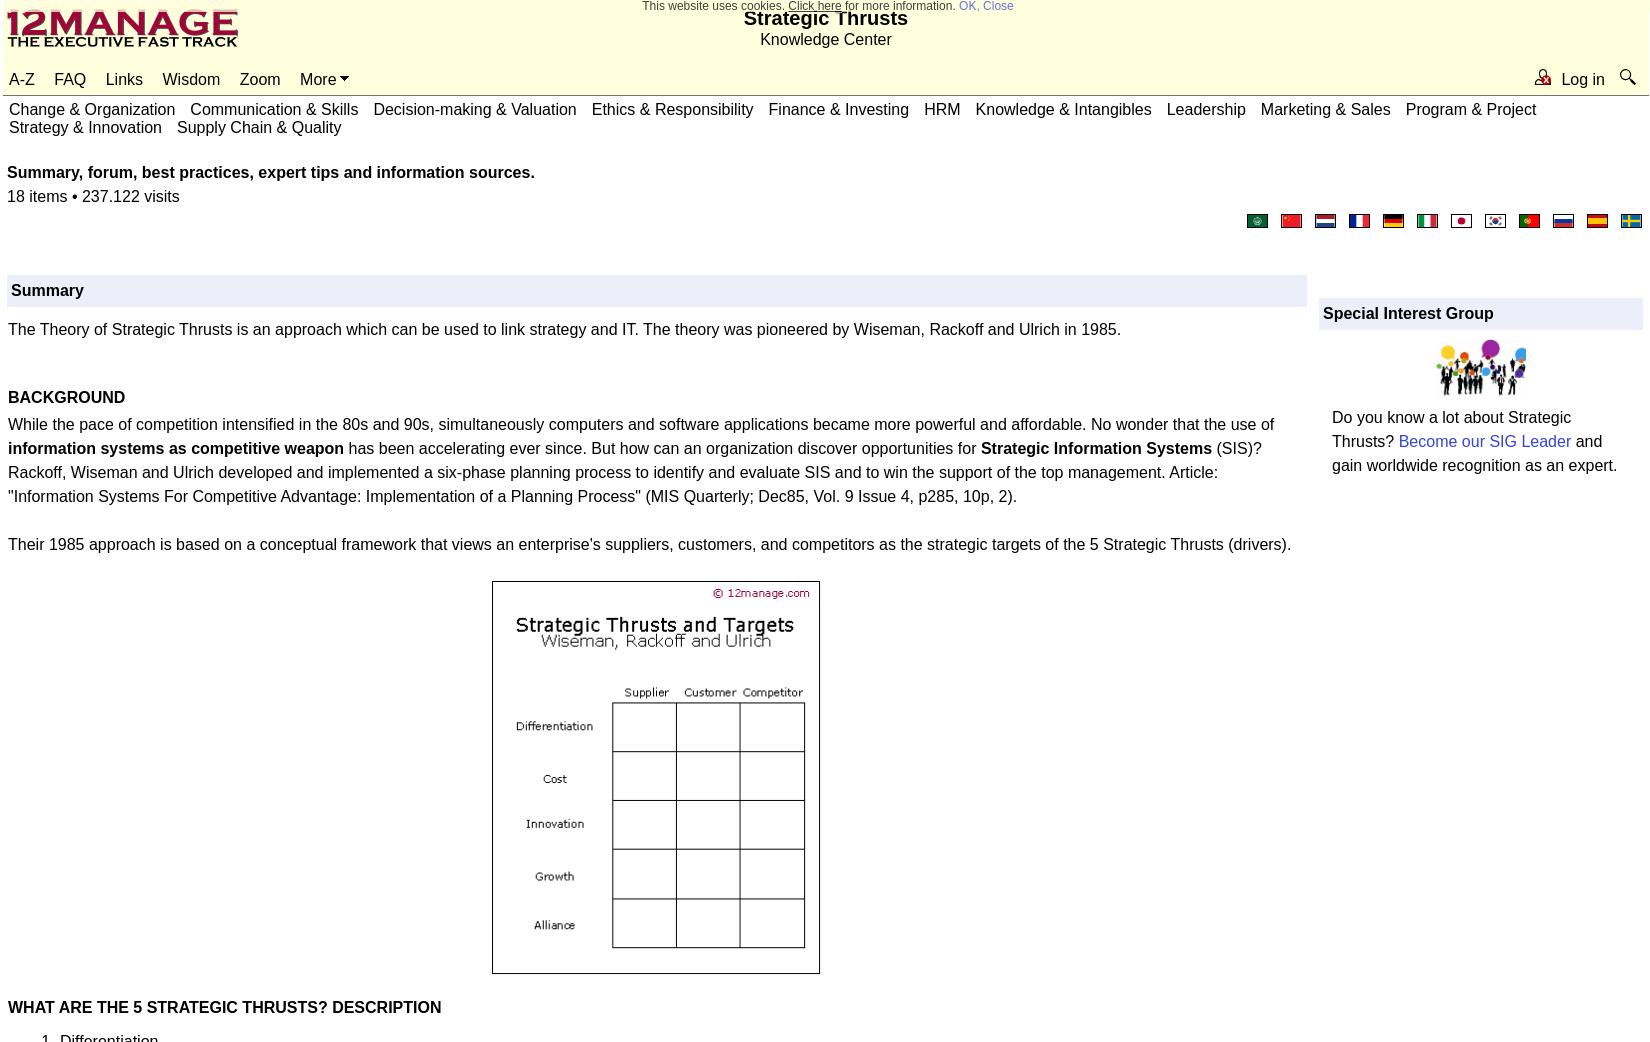  I want to click on 'Strategic Thrusts', so click(741, 17).